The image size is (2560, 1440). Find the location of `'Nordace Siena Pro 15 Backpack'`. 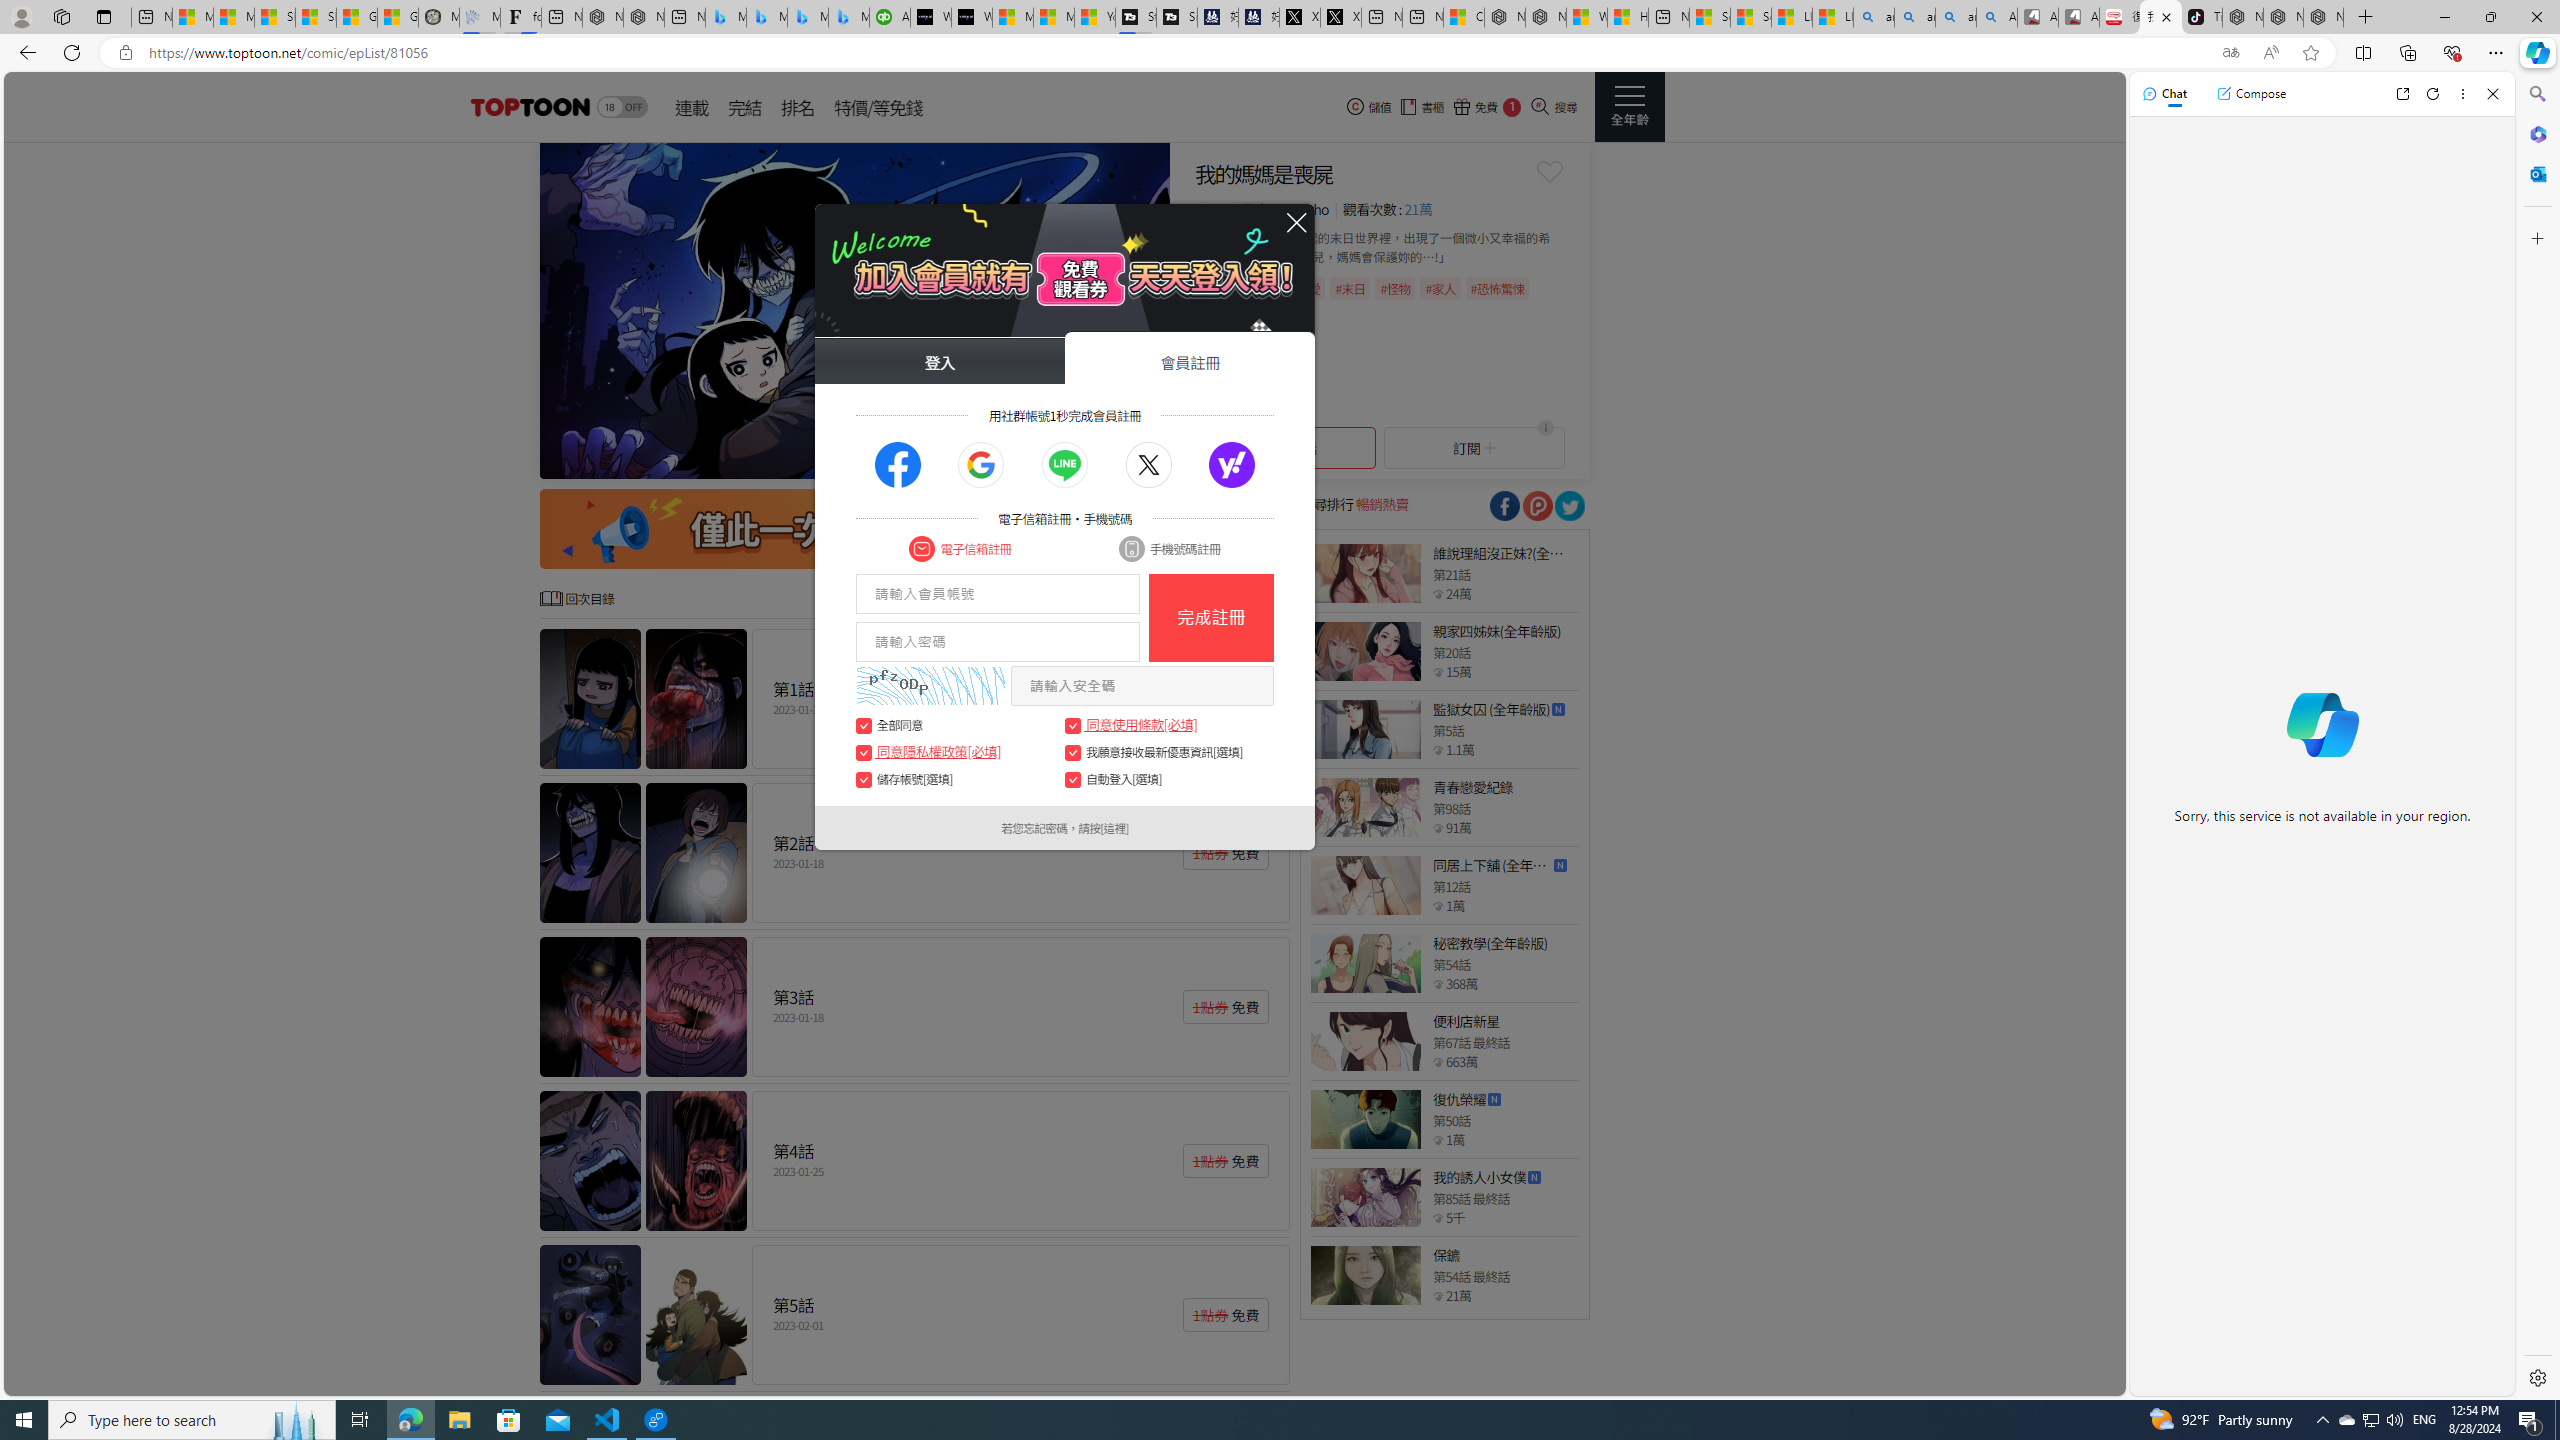

'Nordace Siena Pro 15 Backpack' is located at coordinates (2282, 16).